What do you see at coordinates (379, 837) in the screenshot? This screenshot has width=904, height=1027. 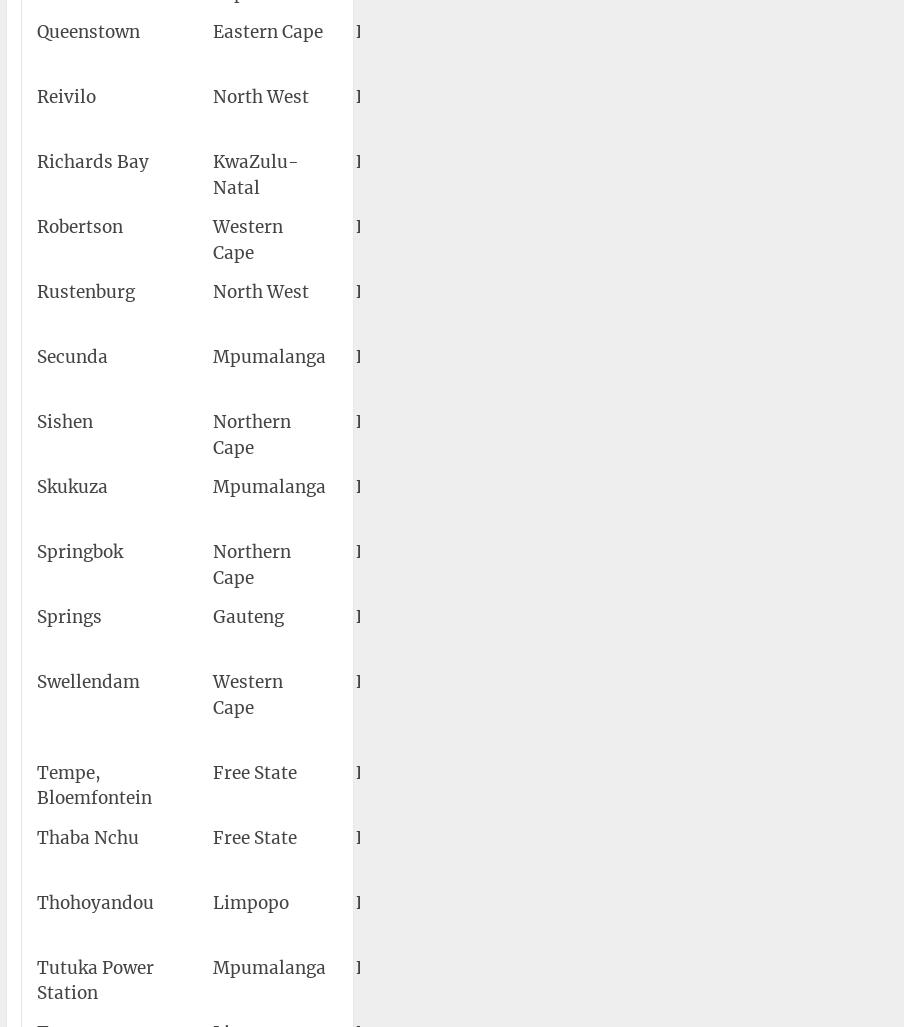 I see `'FATN'` at bounding box center [379, 837].